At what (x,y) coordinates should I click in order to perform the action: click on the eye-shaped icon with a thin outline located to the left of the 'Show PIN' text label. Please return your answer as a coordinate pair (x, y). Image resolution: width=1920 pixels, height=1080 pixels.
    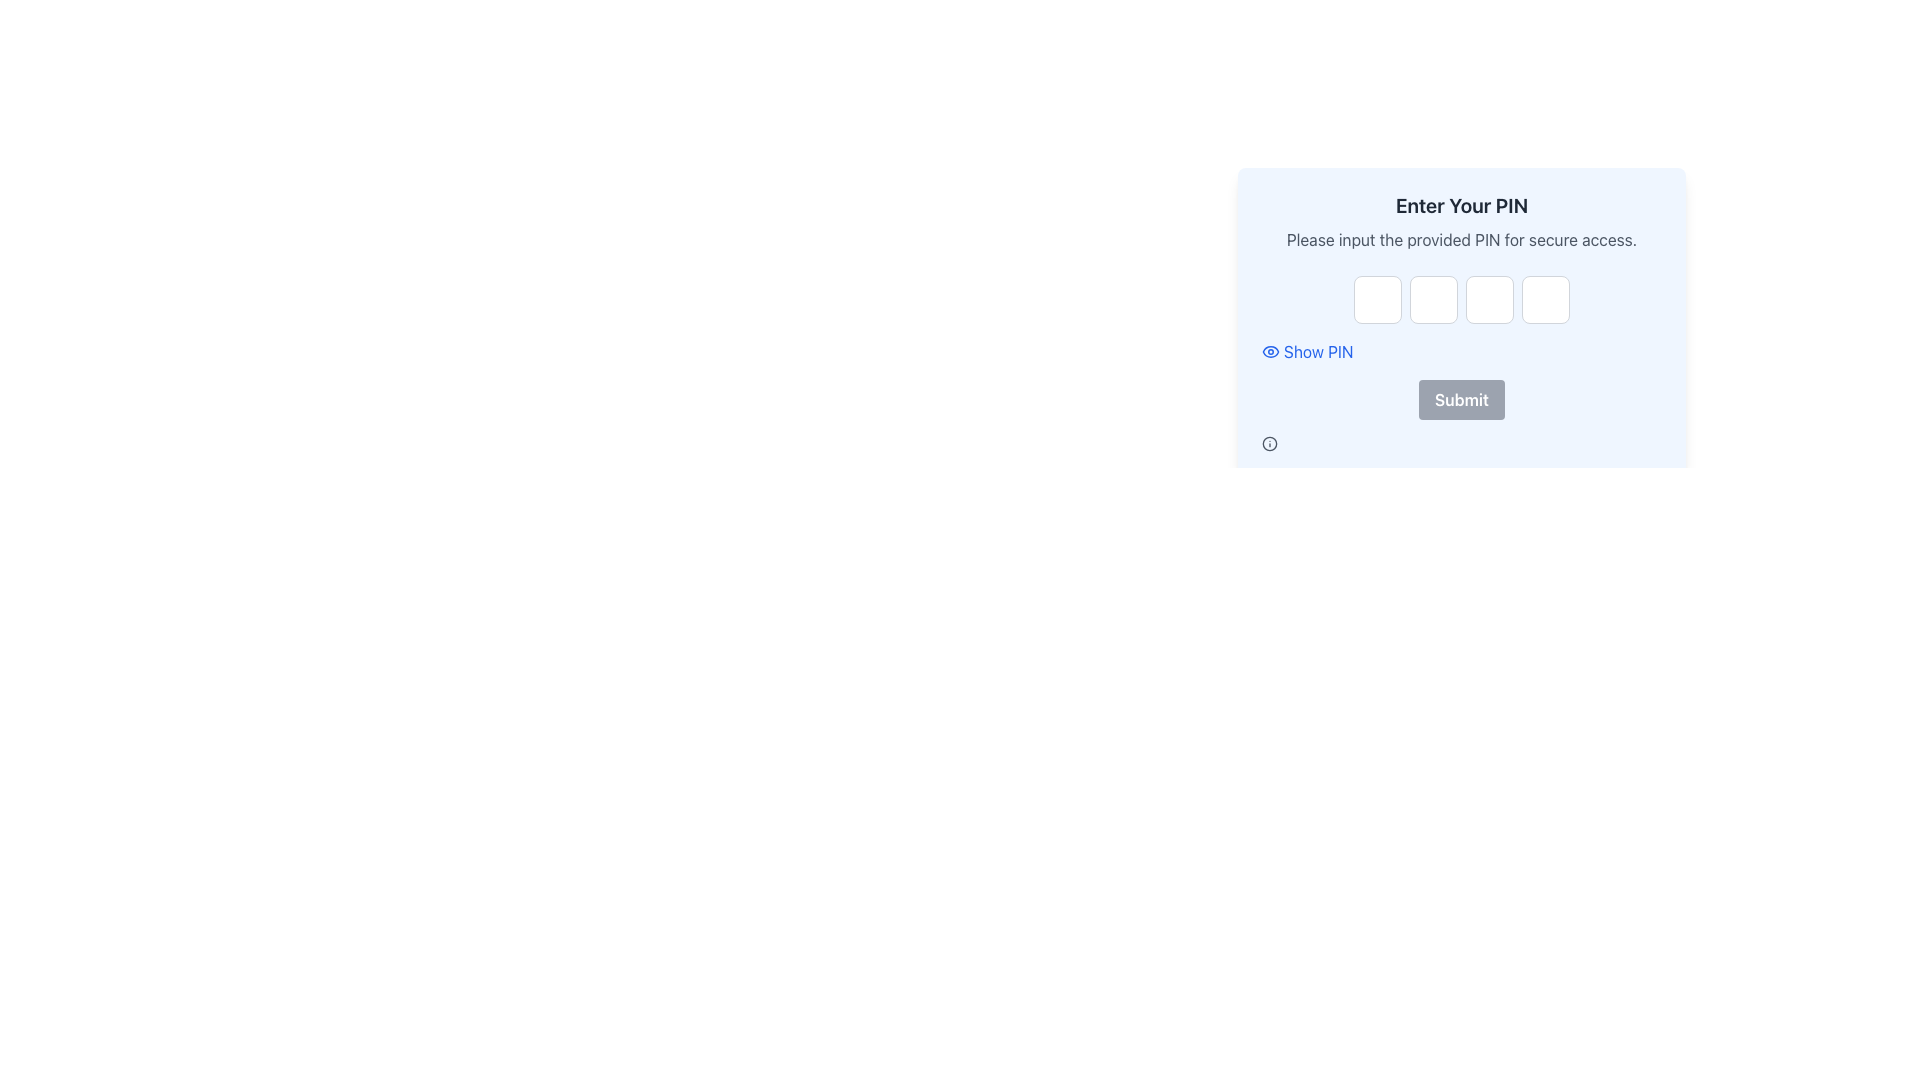
    Looking at the image, I should click on (1270, 350).